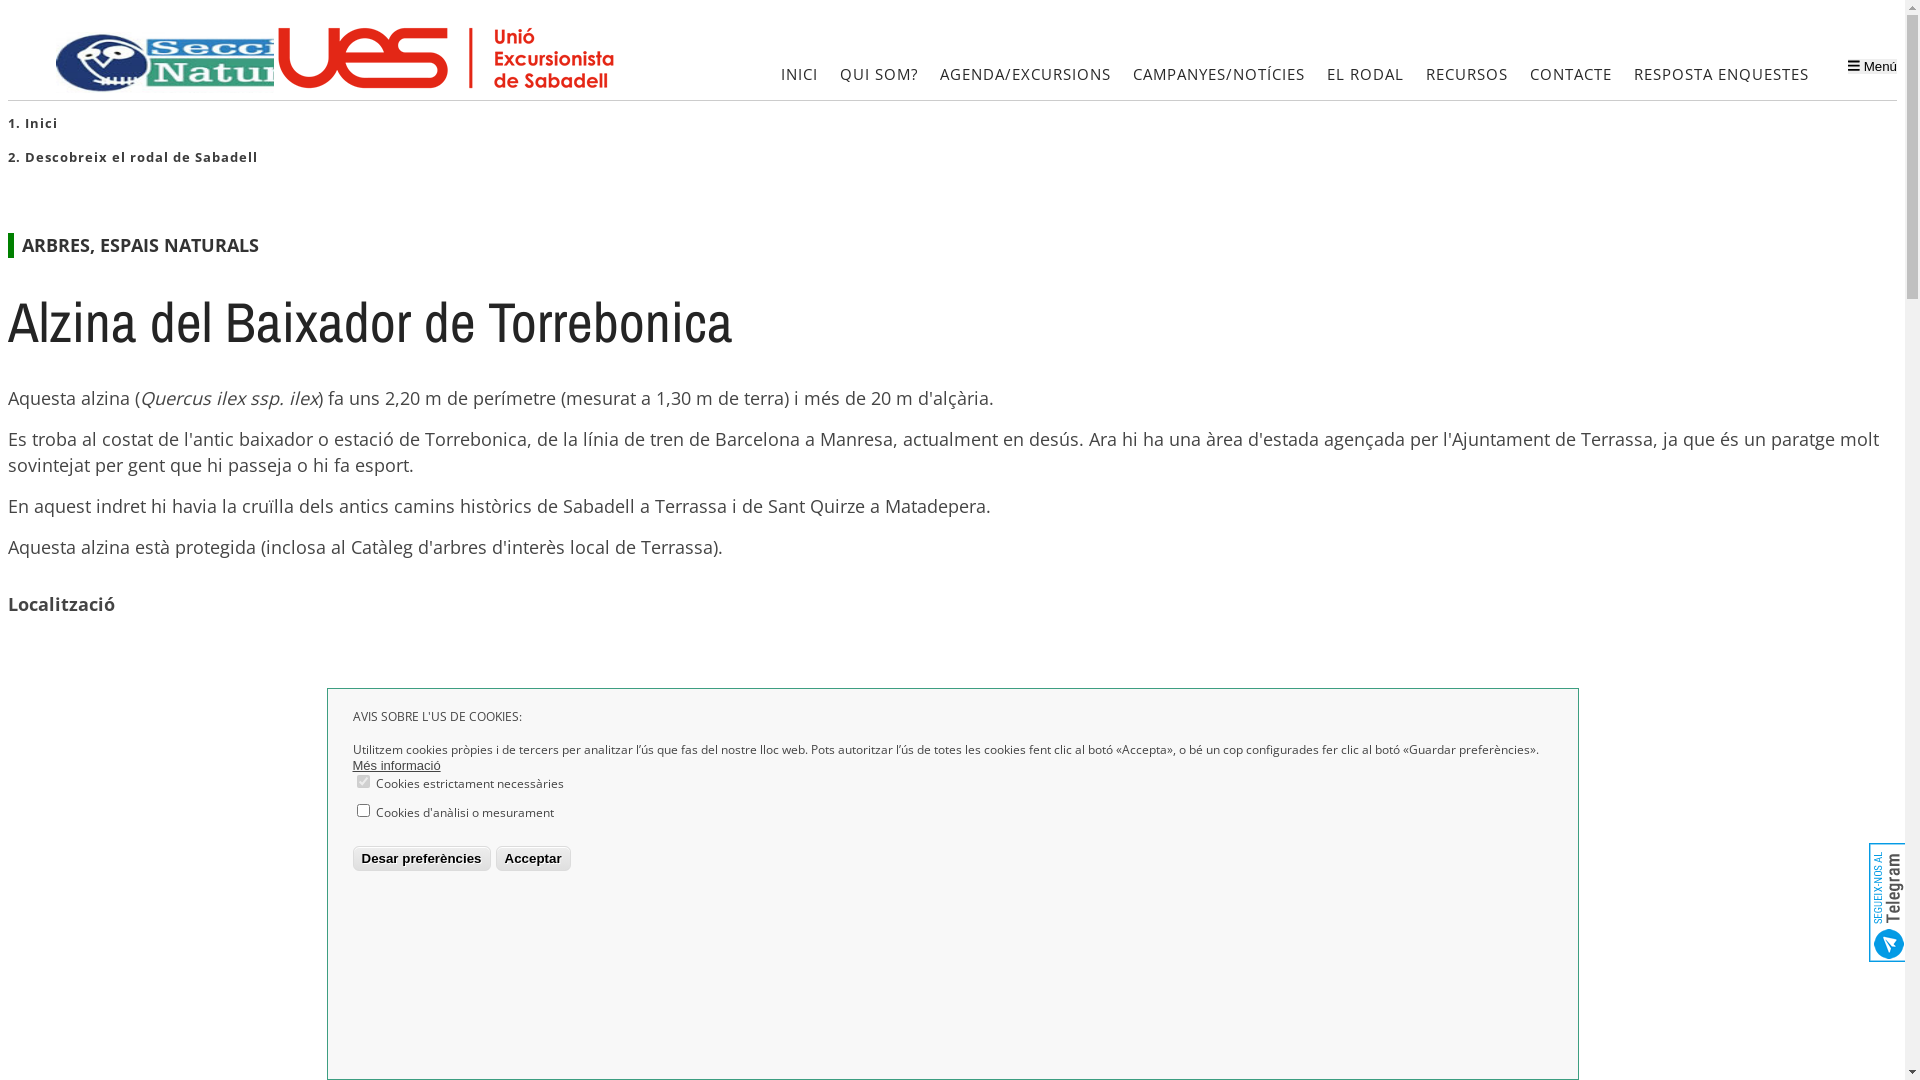  What do you see at coordinates (1520, 74) in the screenshot?
I see `'CONTACTE'` at bounding box center [1520, 74].